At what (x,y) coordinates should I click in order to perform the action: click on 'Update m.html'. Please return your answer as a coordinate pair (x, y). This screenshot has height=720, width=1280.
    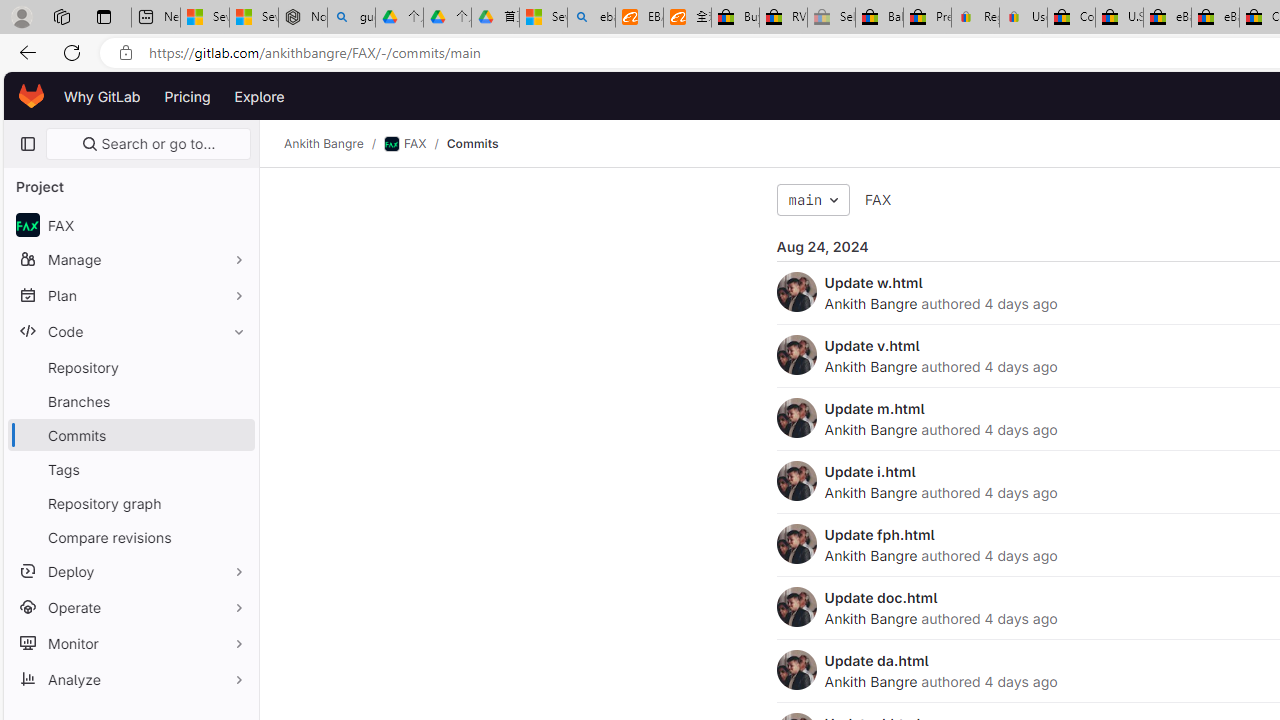
    Looking at the image, I should click on (874, 407).